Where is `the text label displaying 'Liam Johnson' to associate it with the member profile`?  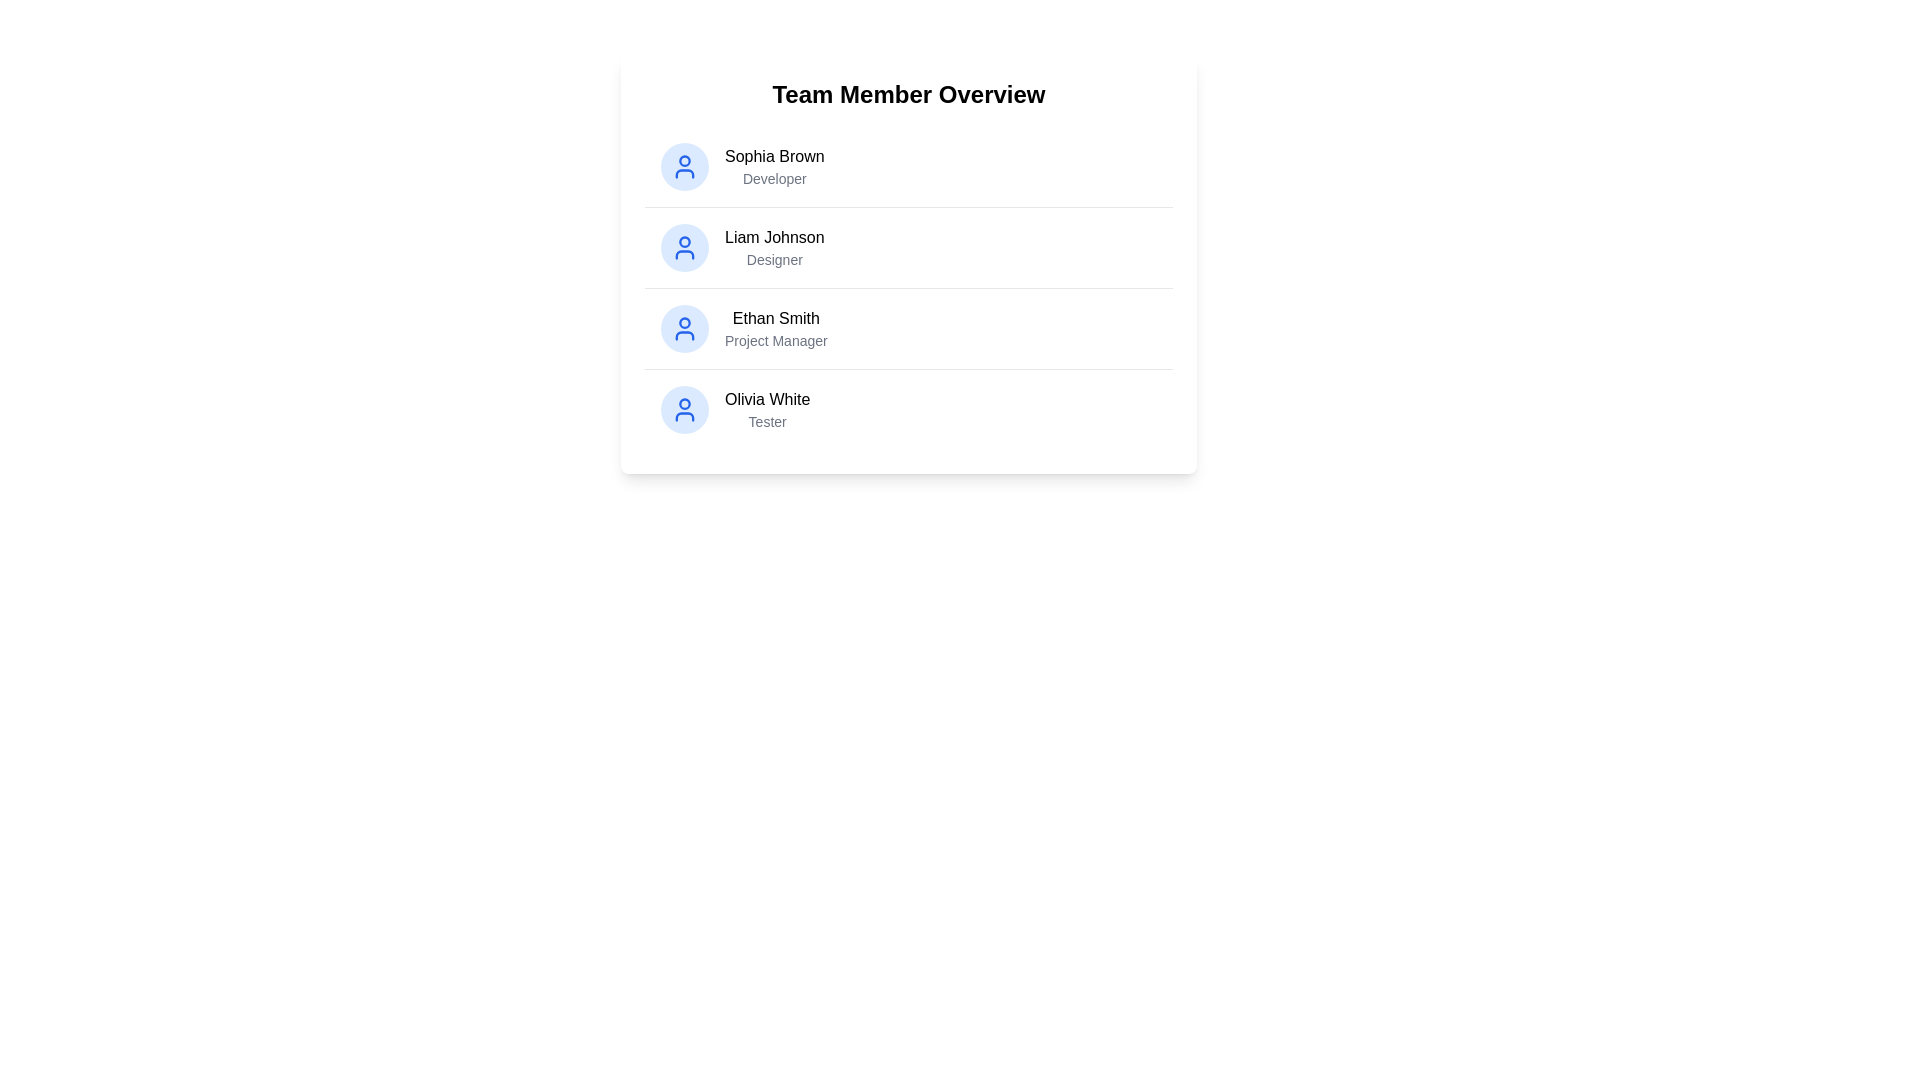 the text label displaying 'Liam Johnson' to associate it with the member profile is located at coordinates (773, 237).